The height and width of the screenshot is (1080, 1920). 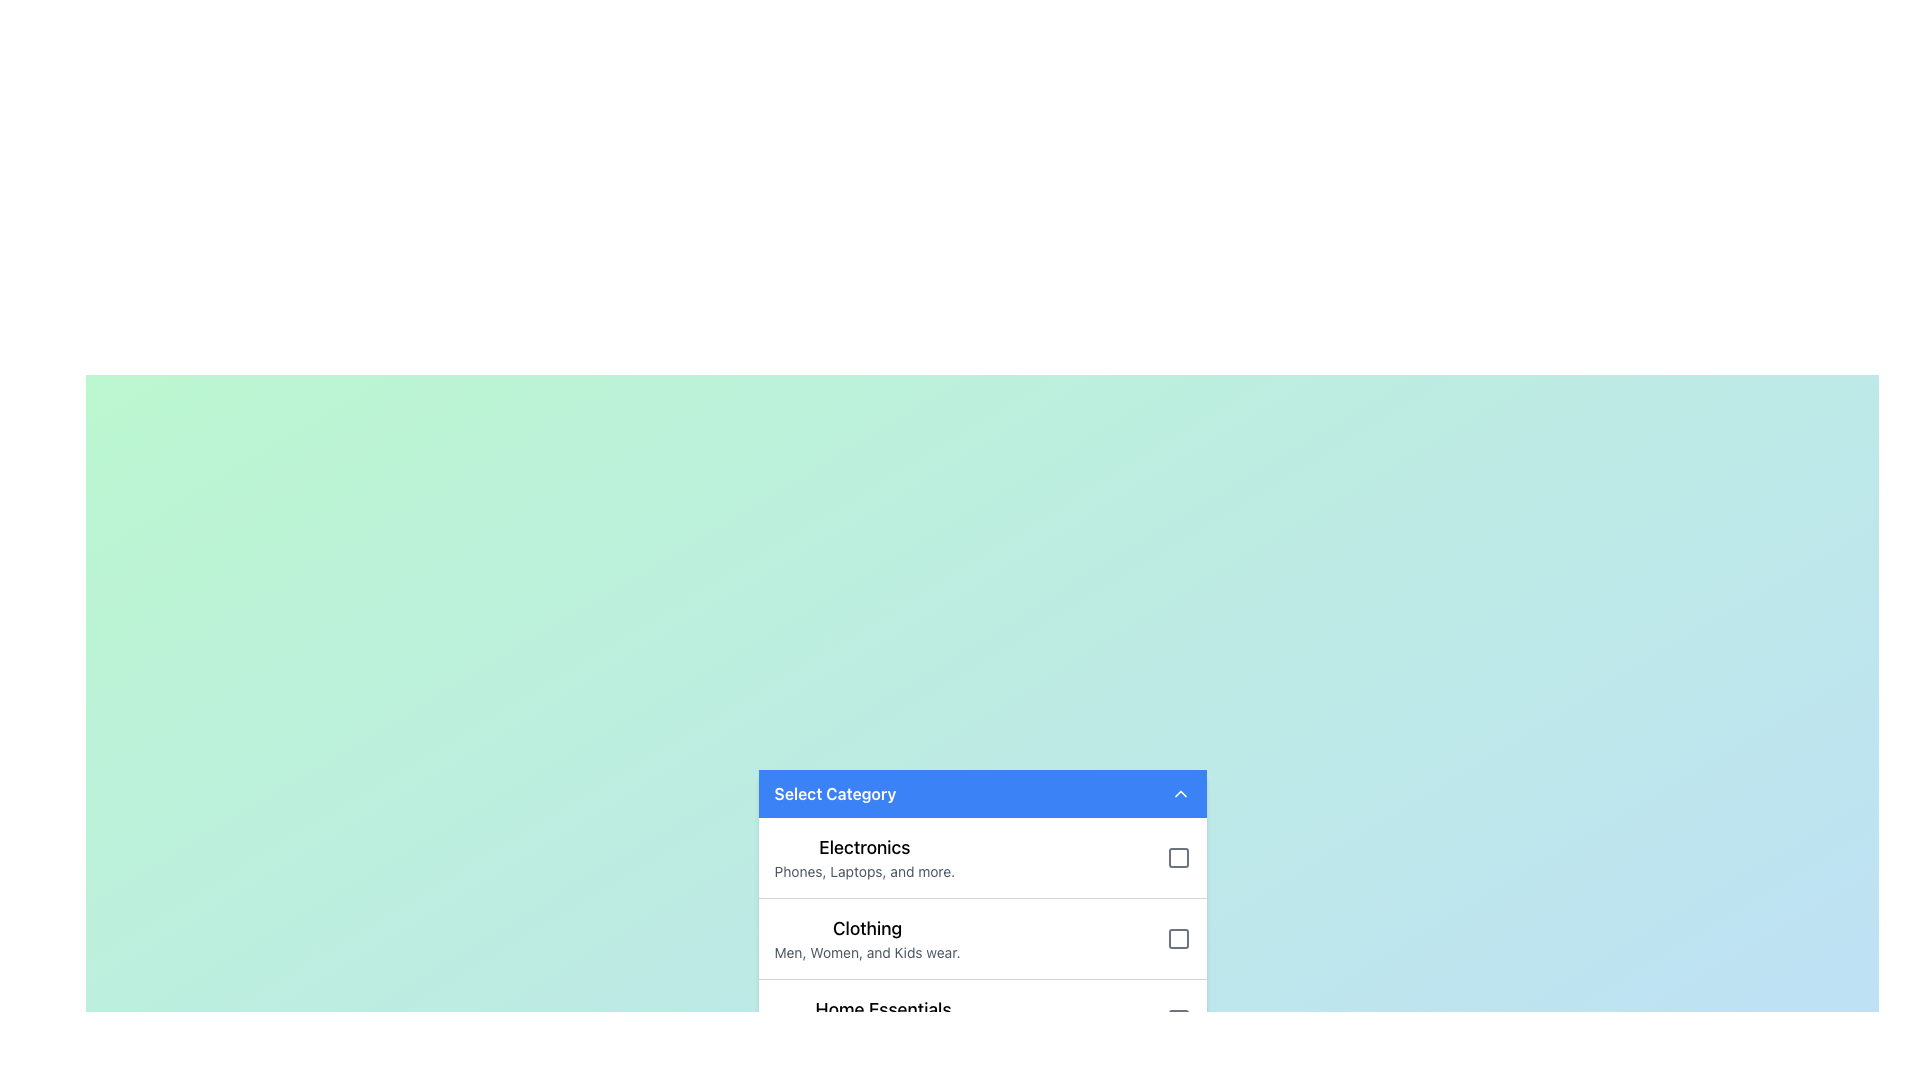 What do you see at coordinates (1178, 856) in the screenshot?
I see `the Square icon located to the far right of the 'Electronics' list item in the 'Select Category' section` at bounding box center [1178, 856].